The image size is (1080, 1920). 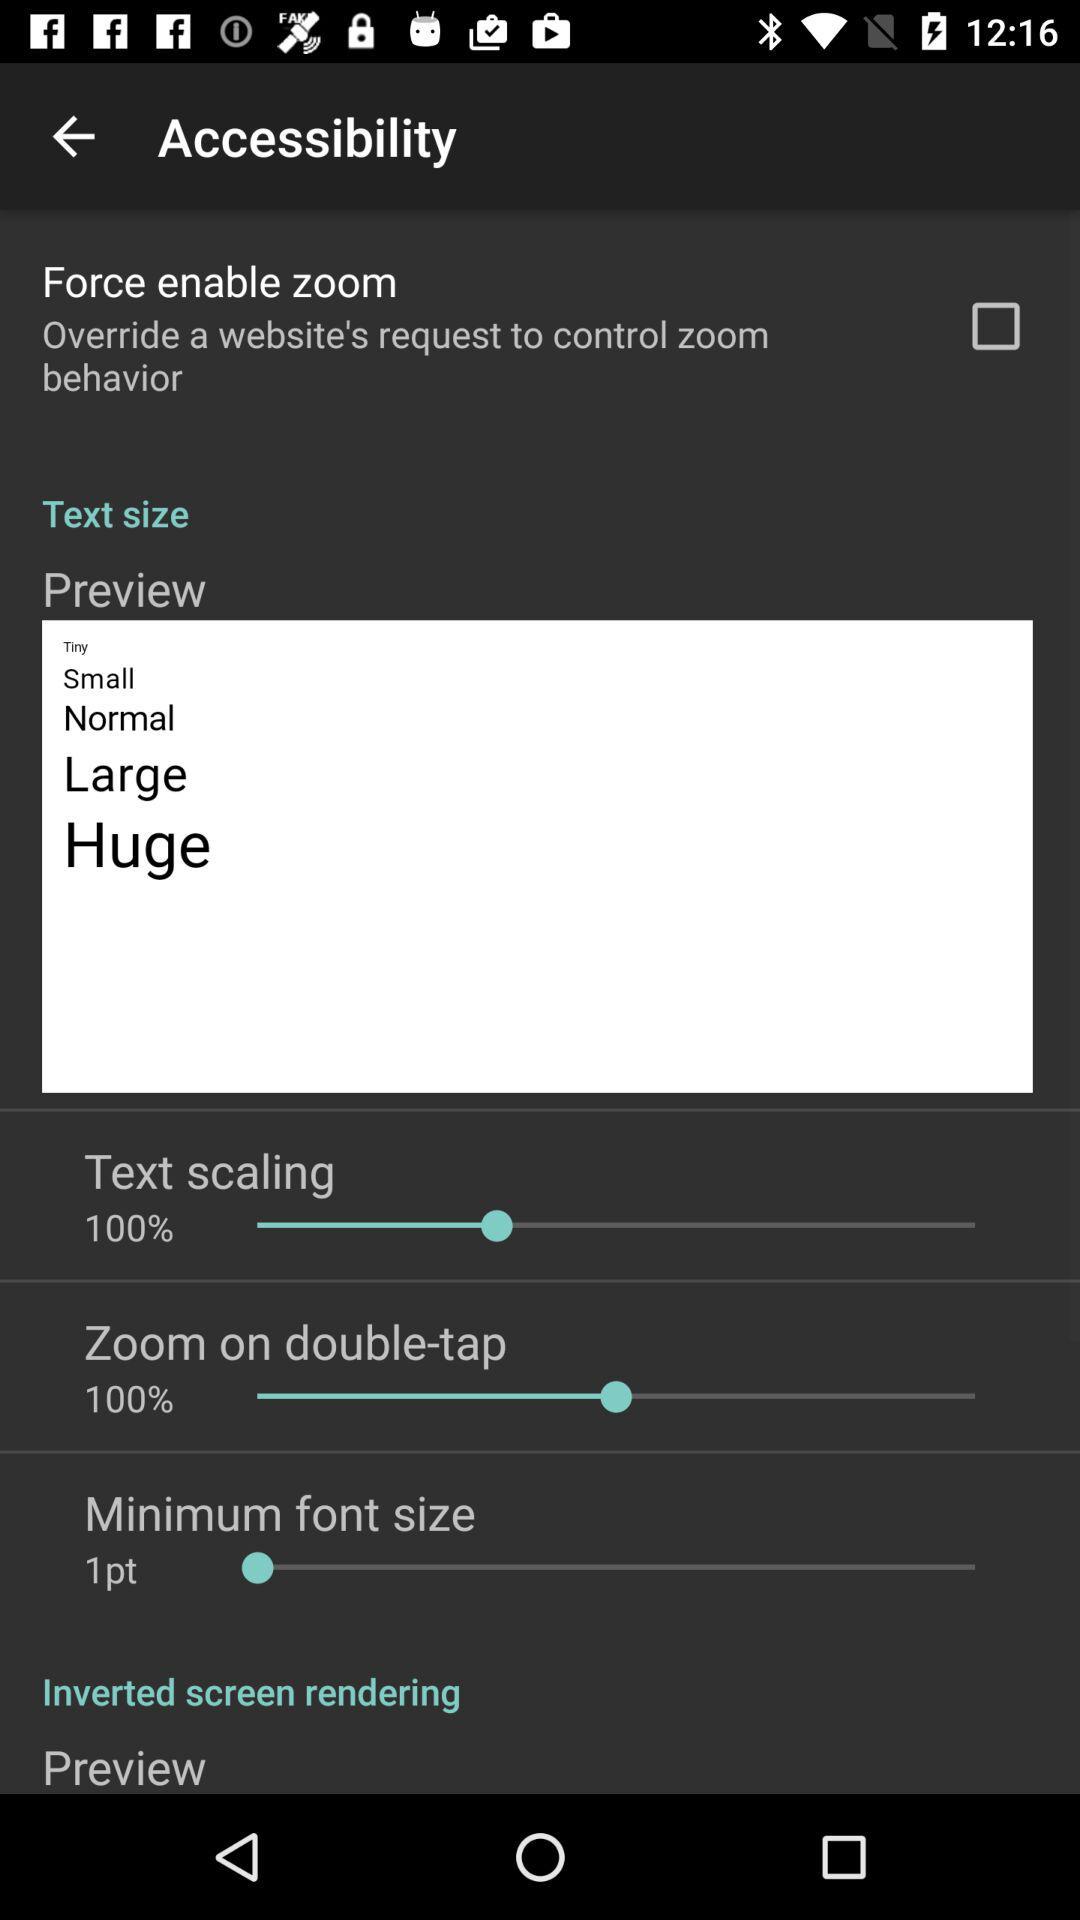 I want to click on app above text size app, so click(x=477, y=355).